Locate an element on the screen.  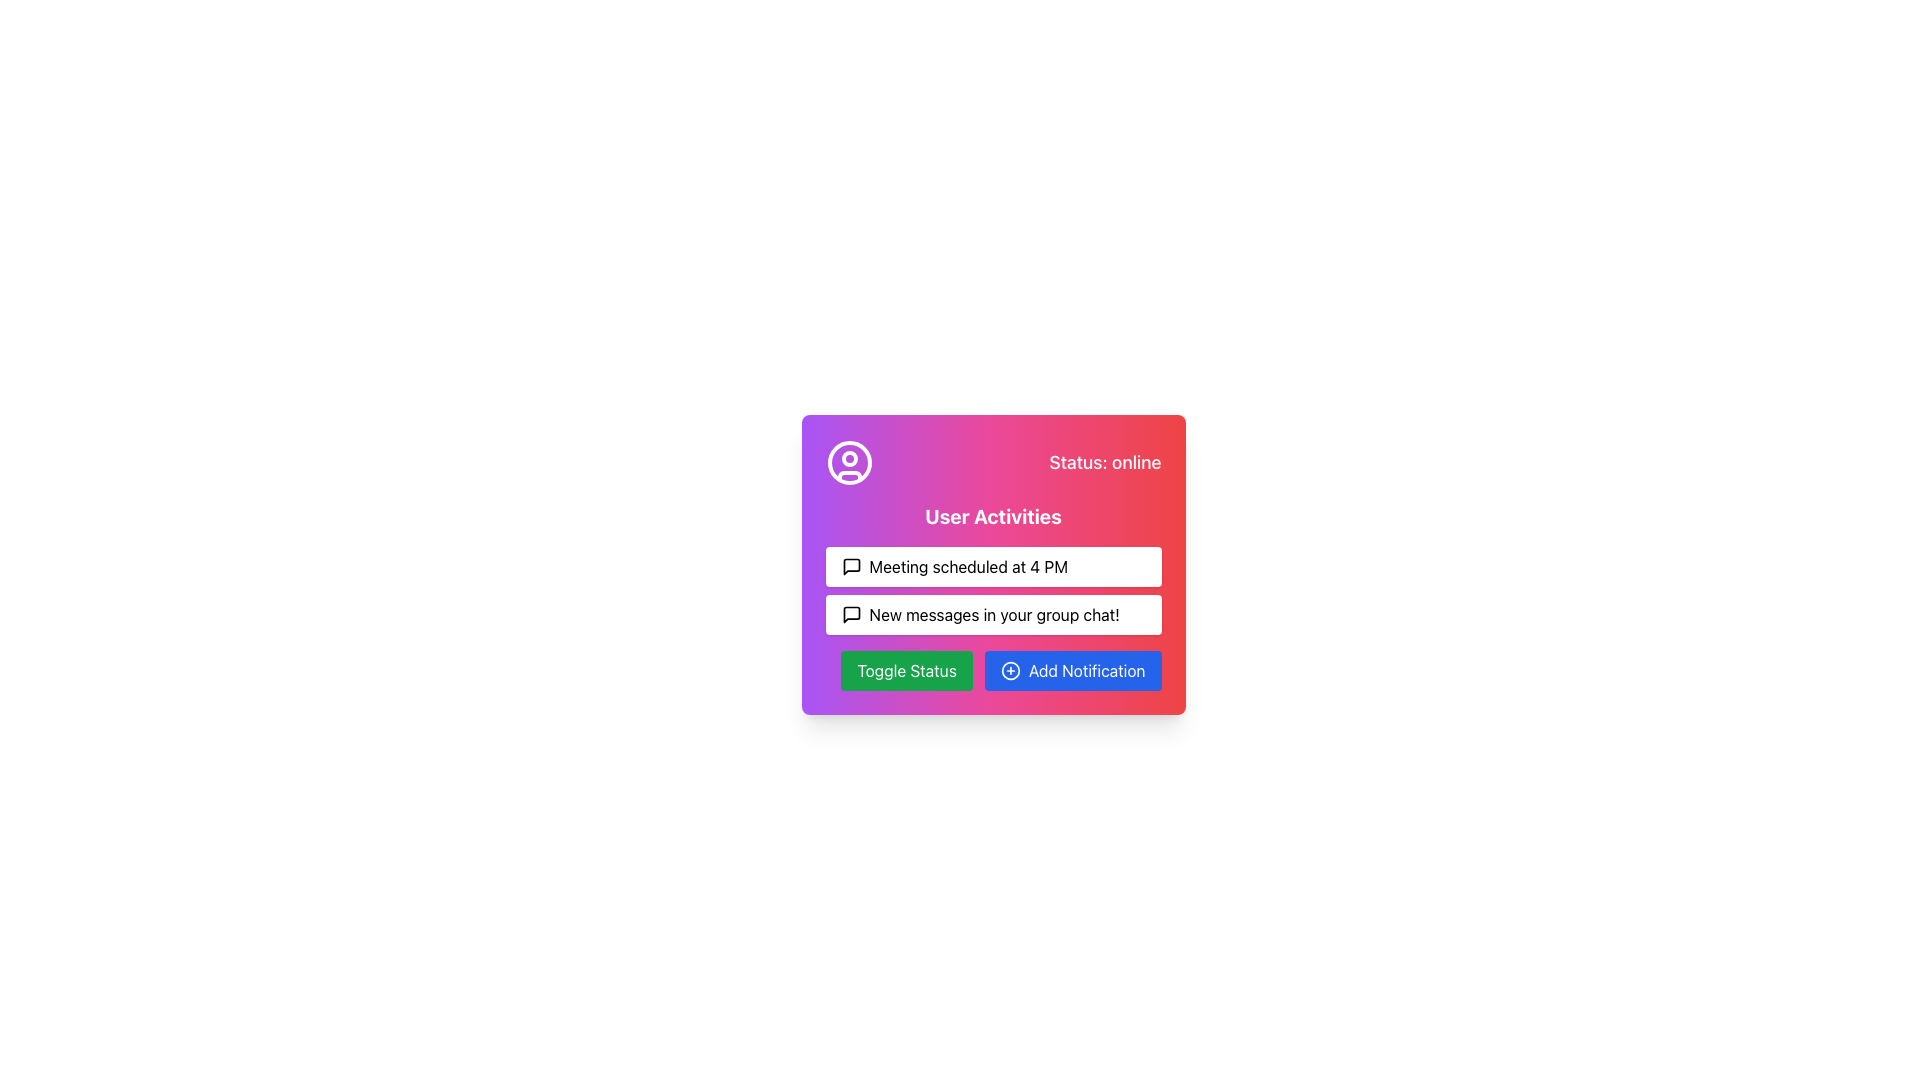
the notification card that displays the message 'New messages in your group chat!' located under the 'User Activities' section is located at coordinates (993, 613).